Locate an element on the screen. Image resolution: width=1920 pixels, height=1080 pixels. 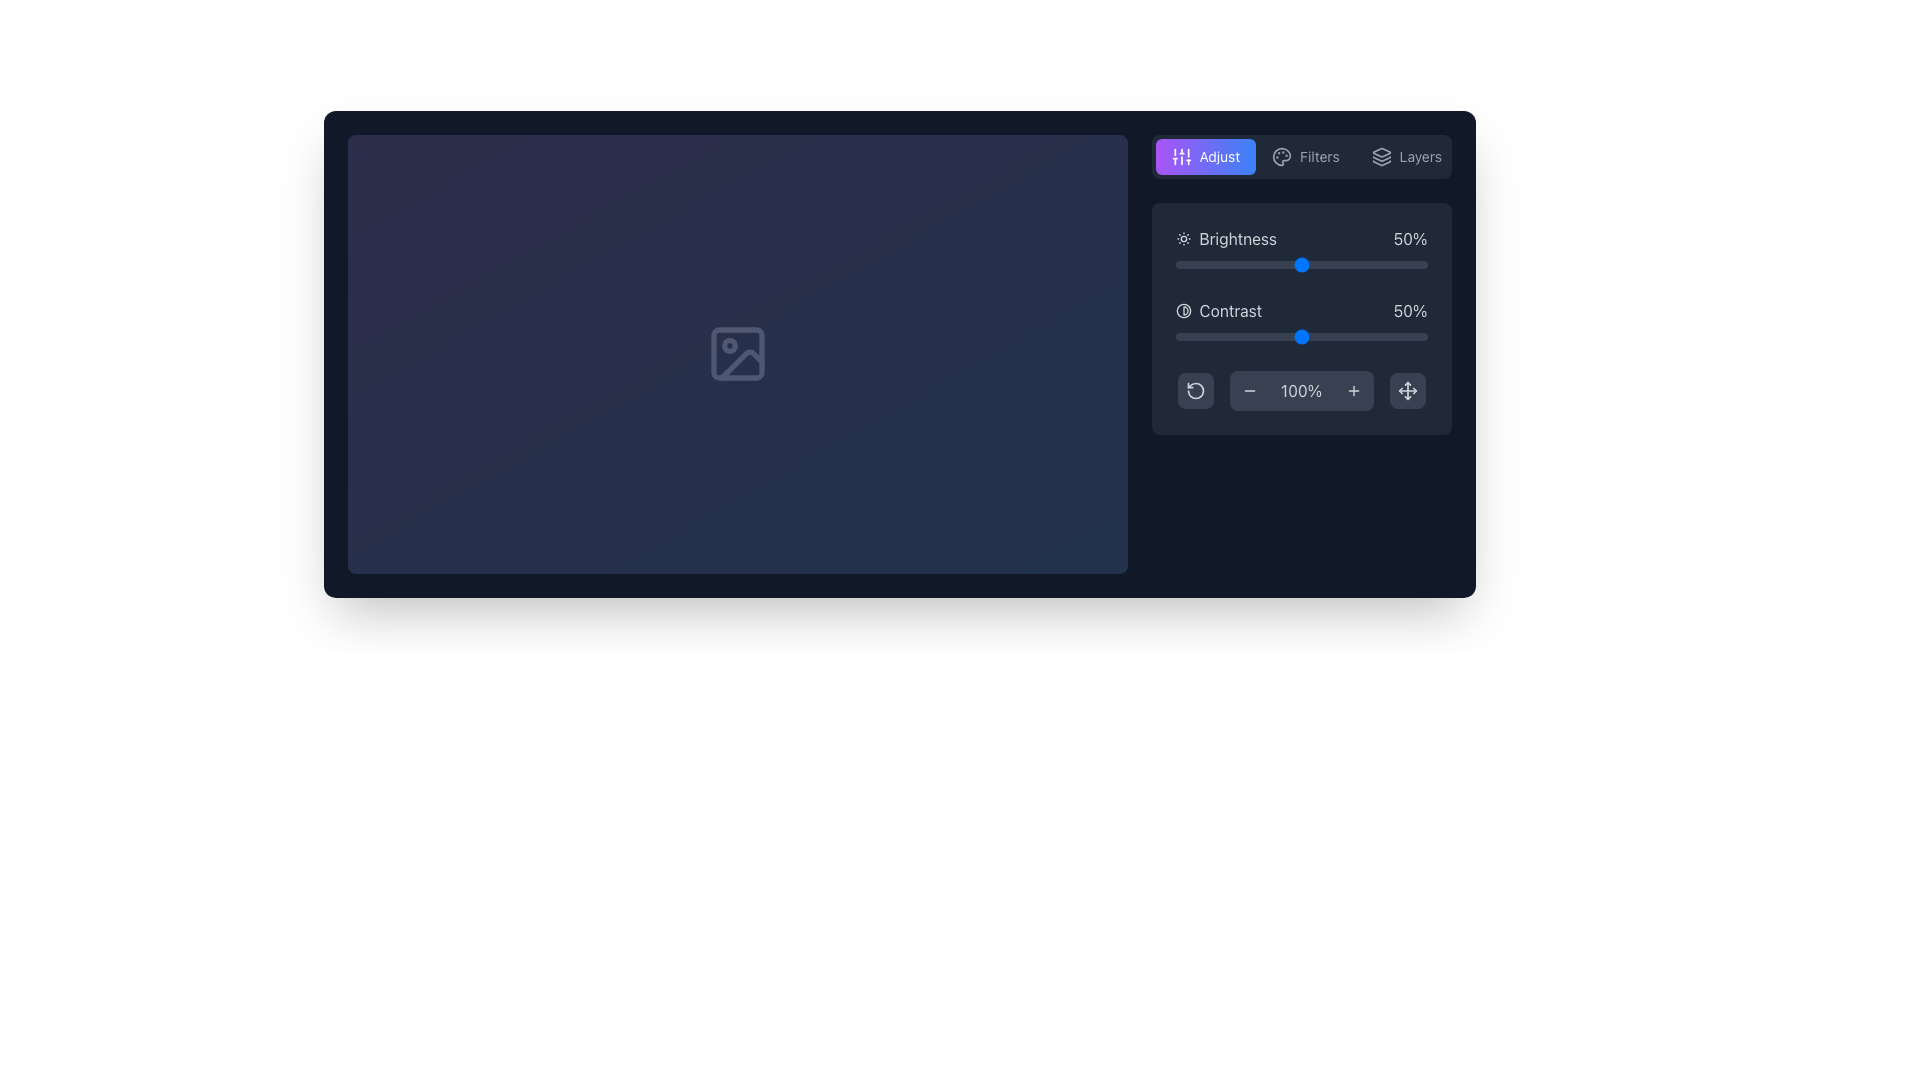
the first button in the upper-right section of the interface, which activates or navigates to adjustment features for image editing is located at coordinates (1204, 156).